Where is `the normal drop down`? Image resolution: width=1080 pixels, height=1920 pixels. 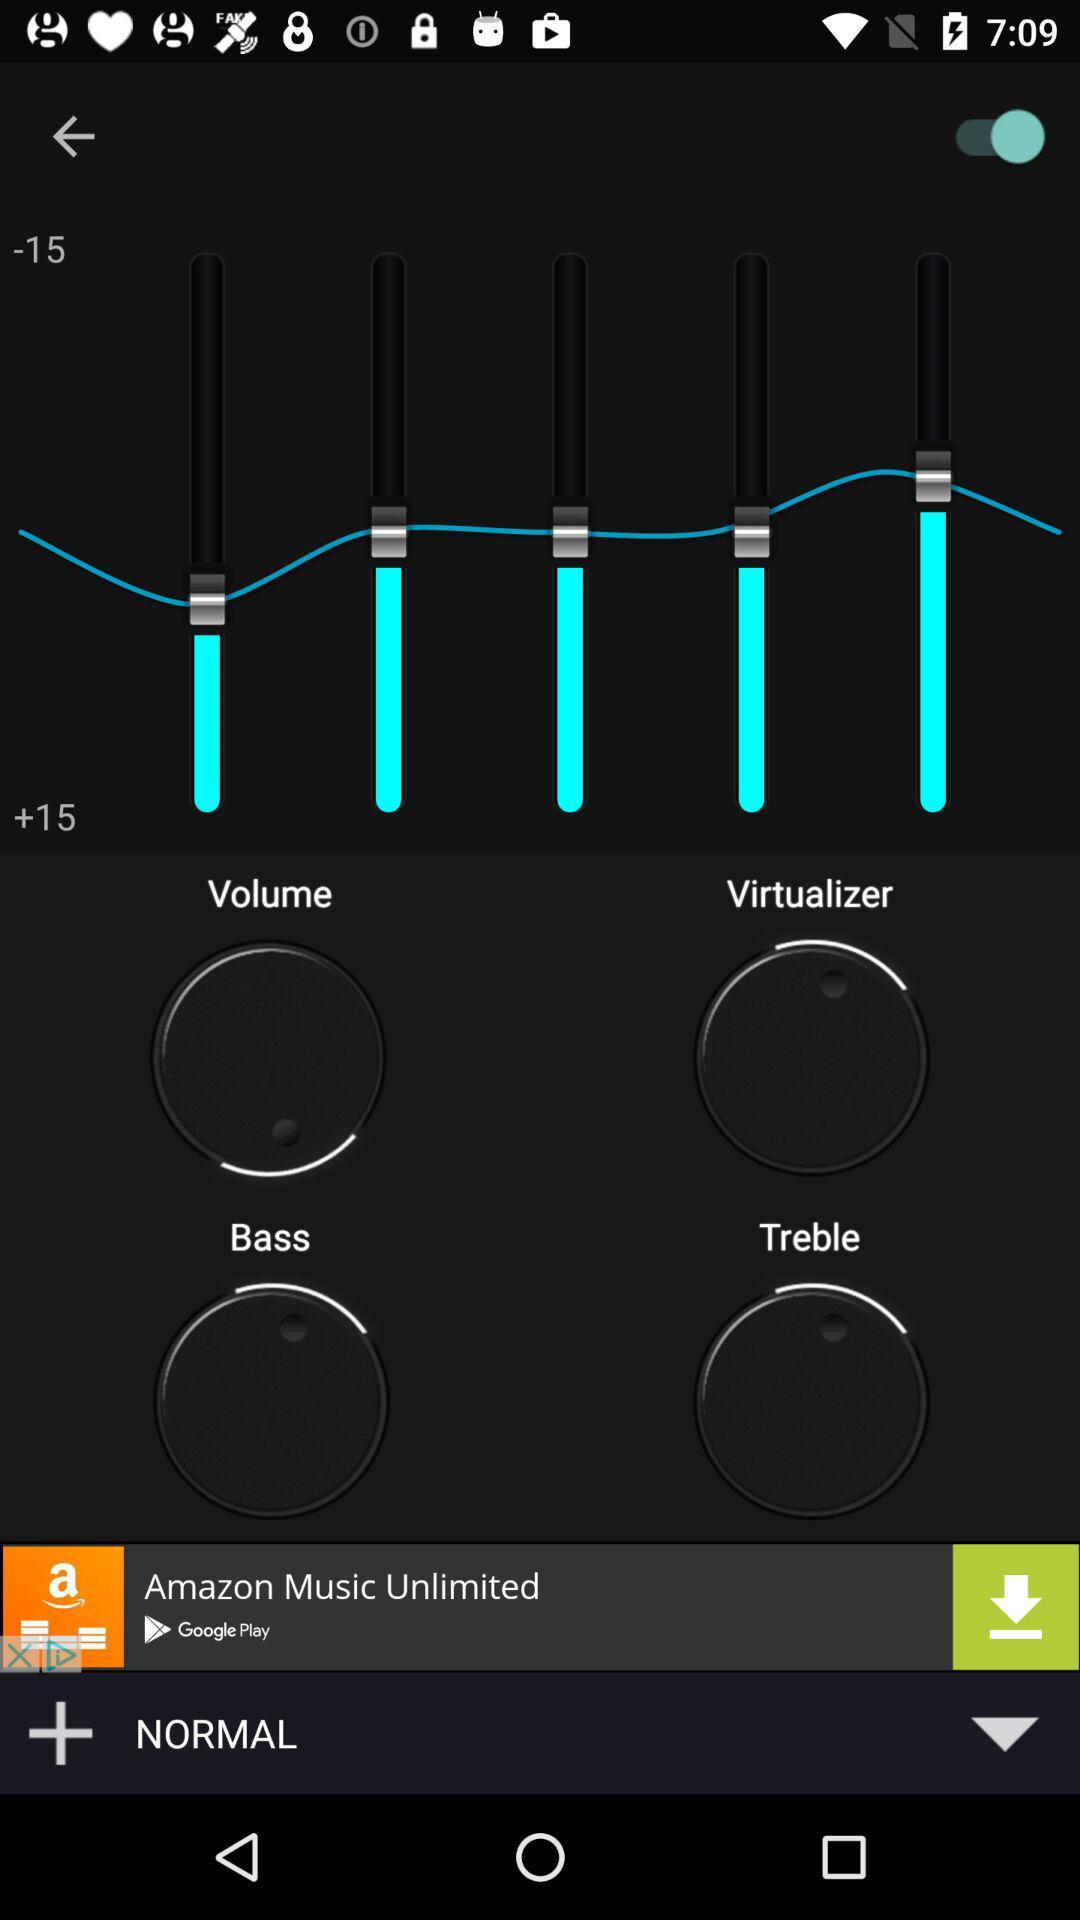 the normal drop down is located at coordinates (600, 1732).